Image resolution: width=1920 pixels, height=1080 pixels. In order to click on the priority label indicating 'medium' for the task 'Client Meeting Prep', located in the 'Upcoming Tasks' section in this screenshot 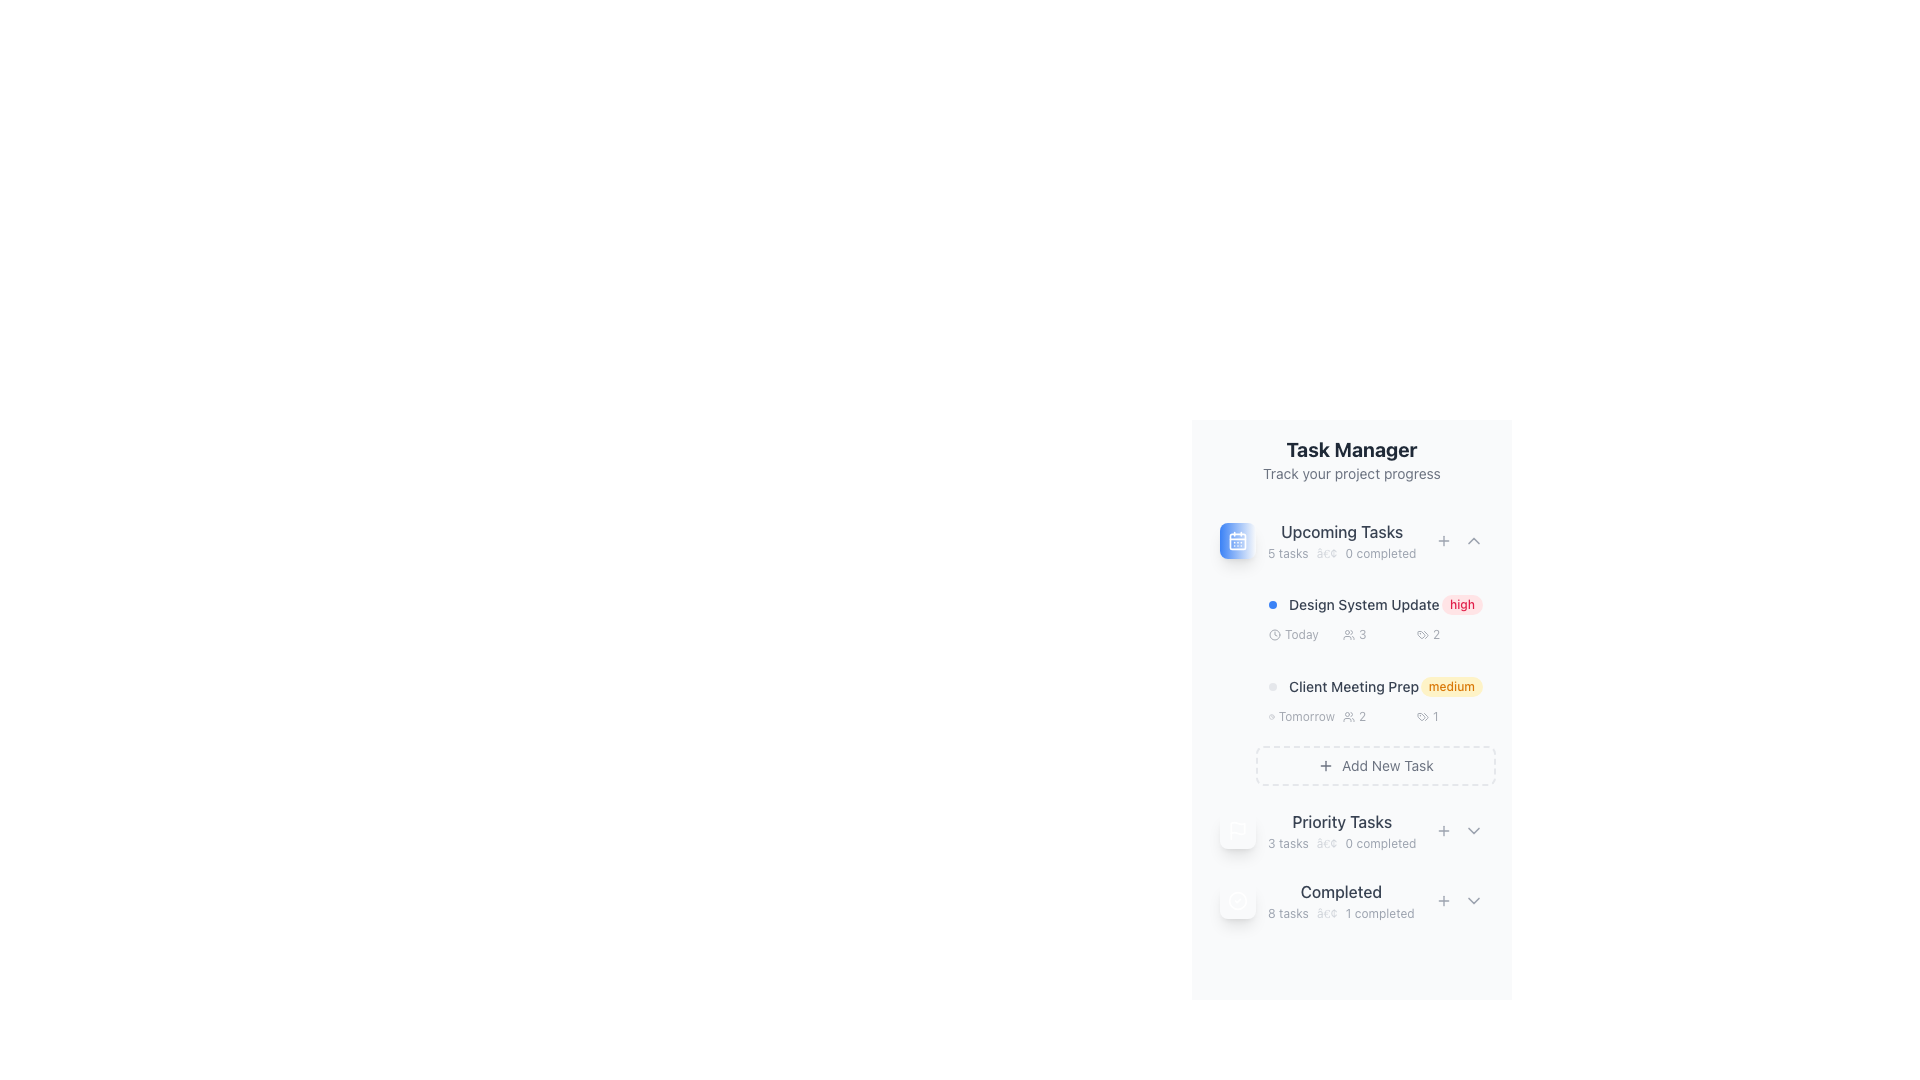, I will do `click(1375, 682)`.